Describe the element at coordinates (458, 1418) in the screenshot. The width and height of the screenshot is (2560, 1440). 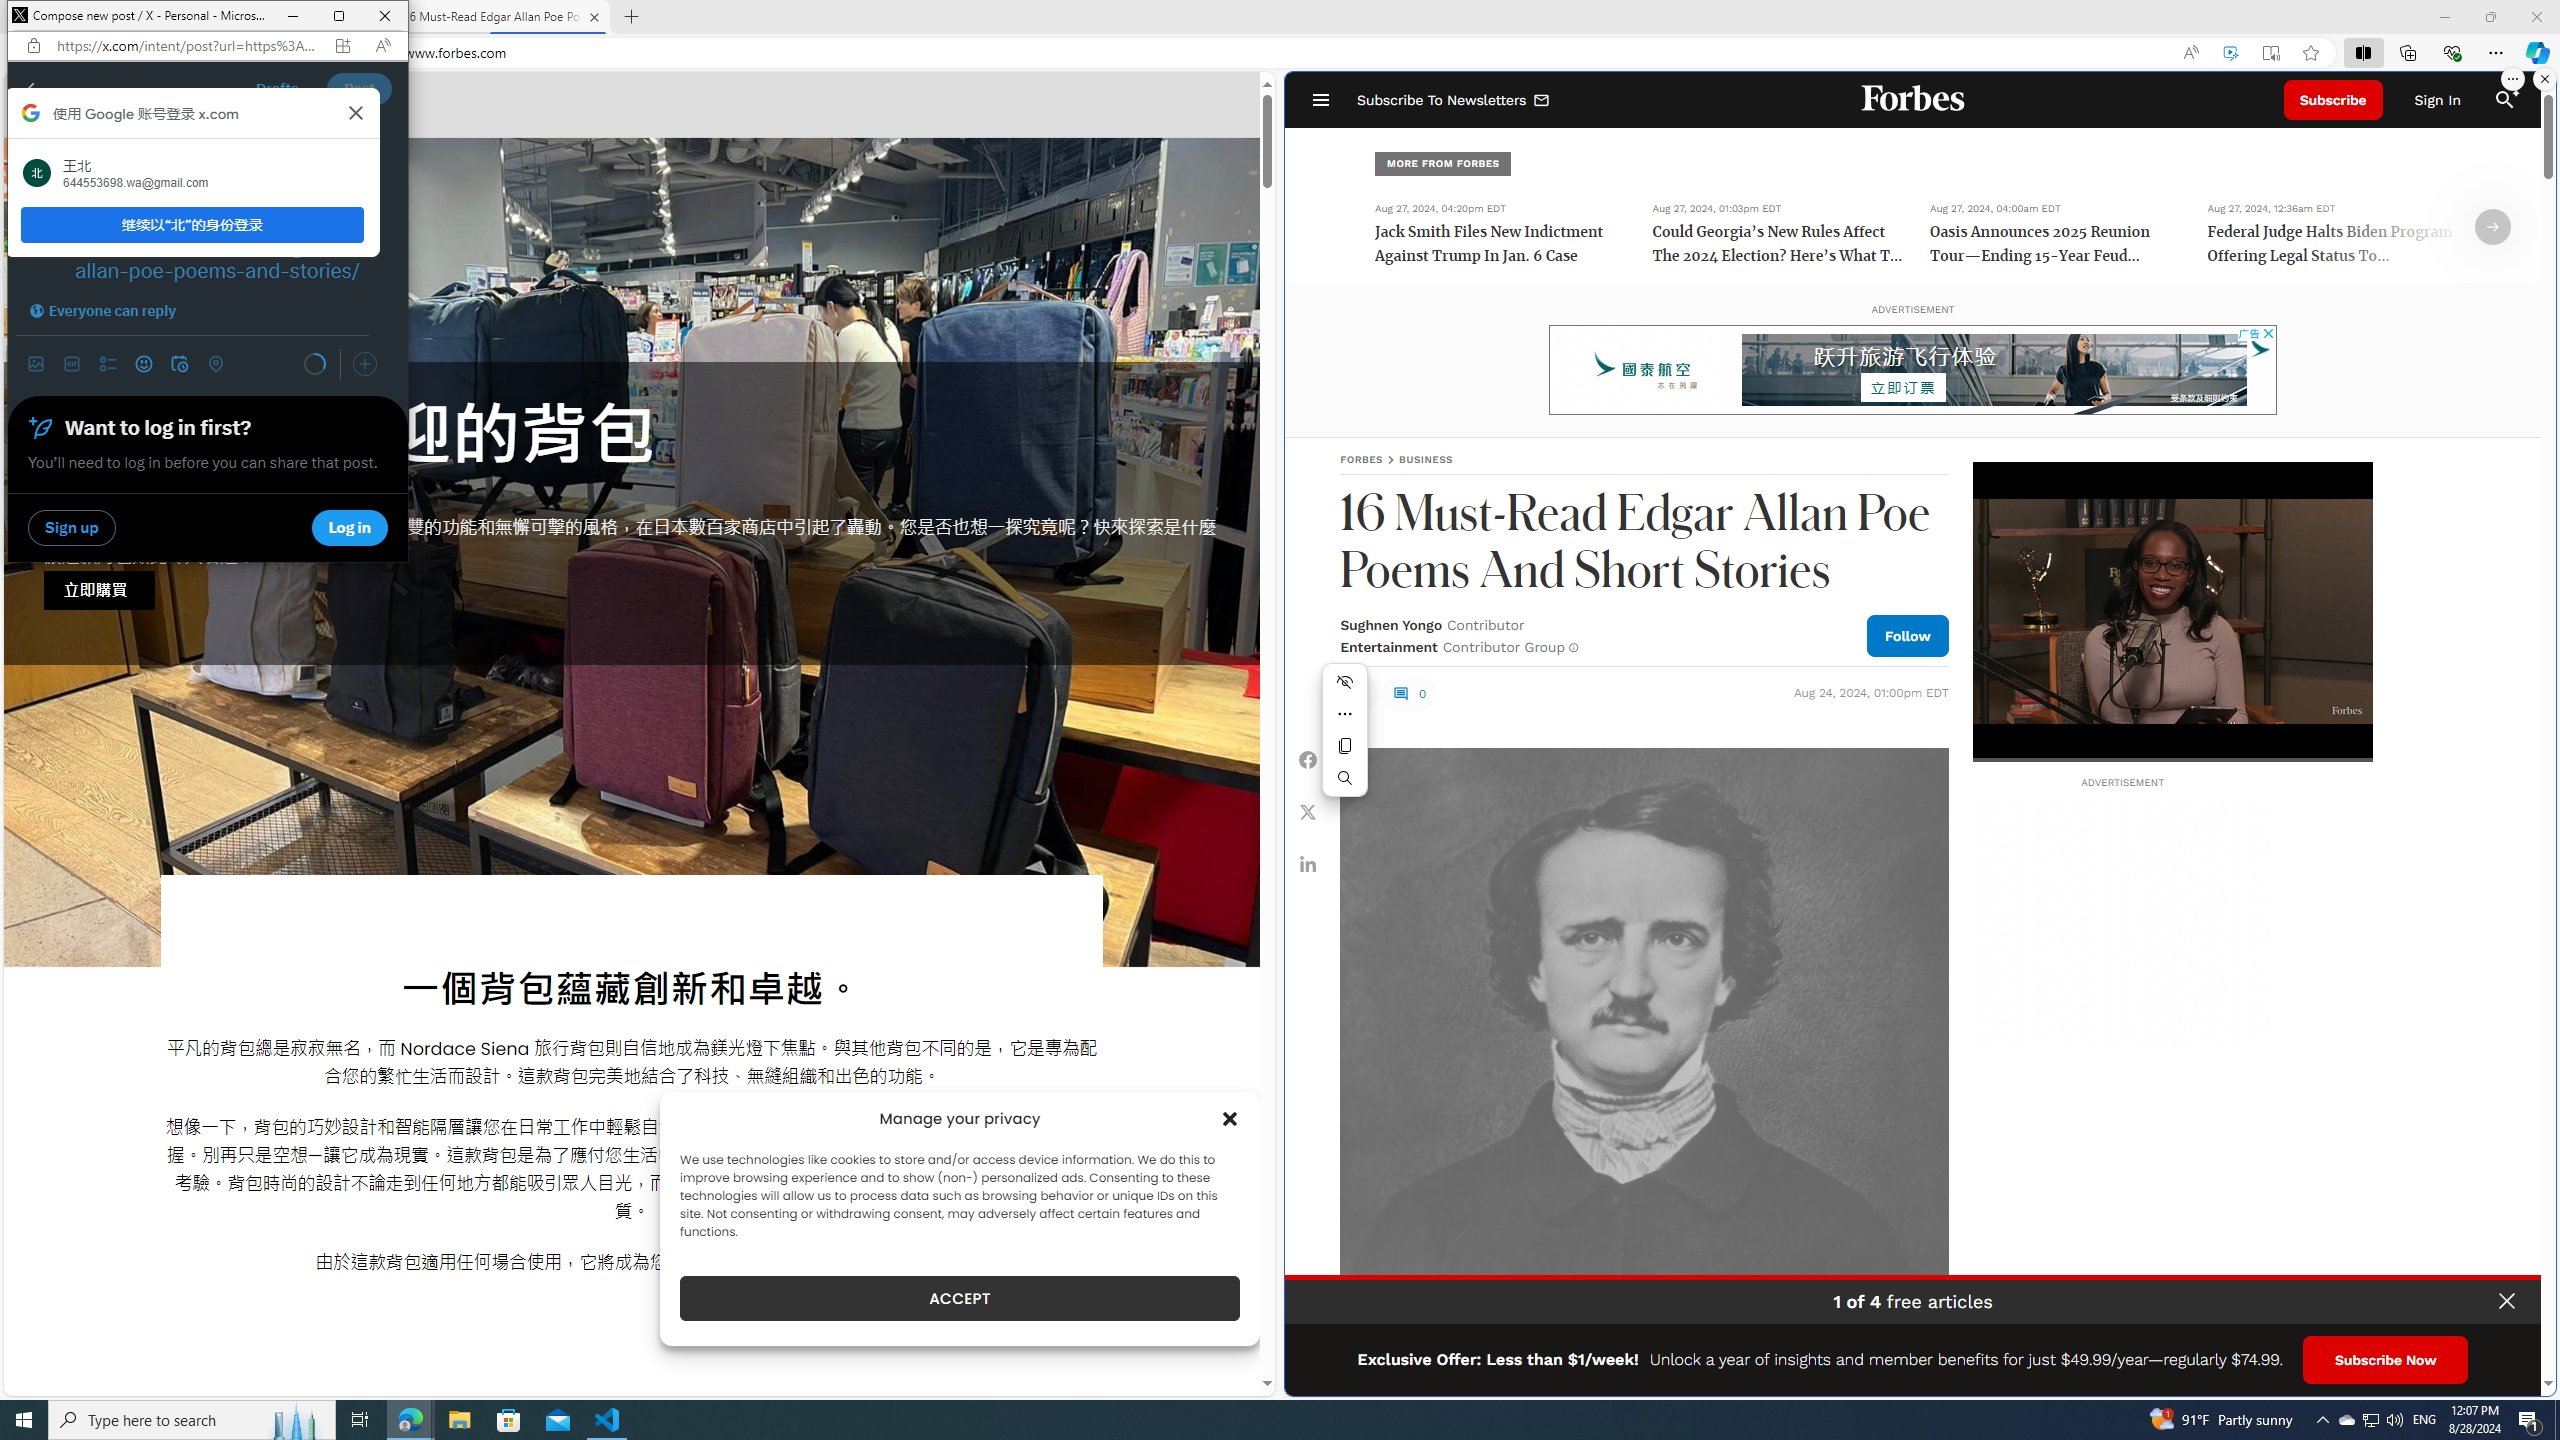
I see `'File Explorer'` at that location.